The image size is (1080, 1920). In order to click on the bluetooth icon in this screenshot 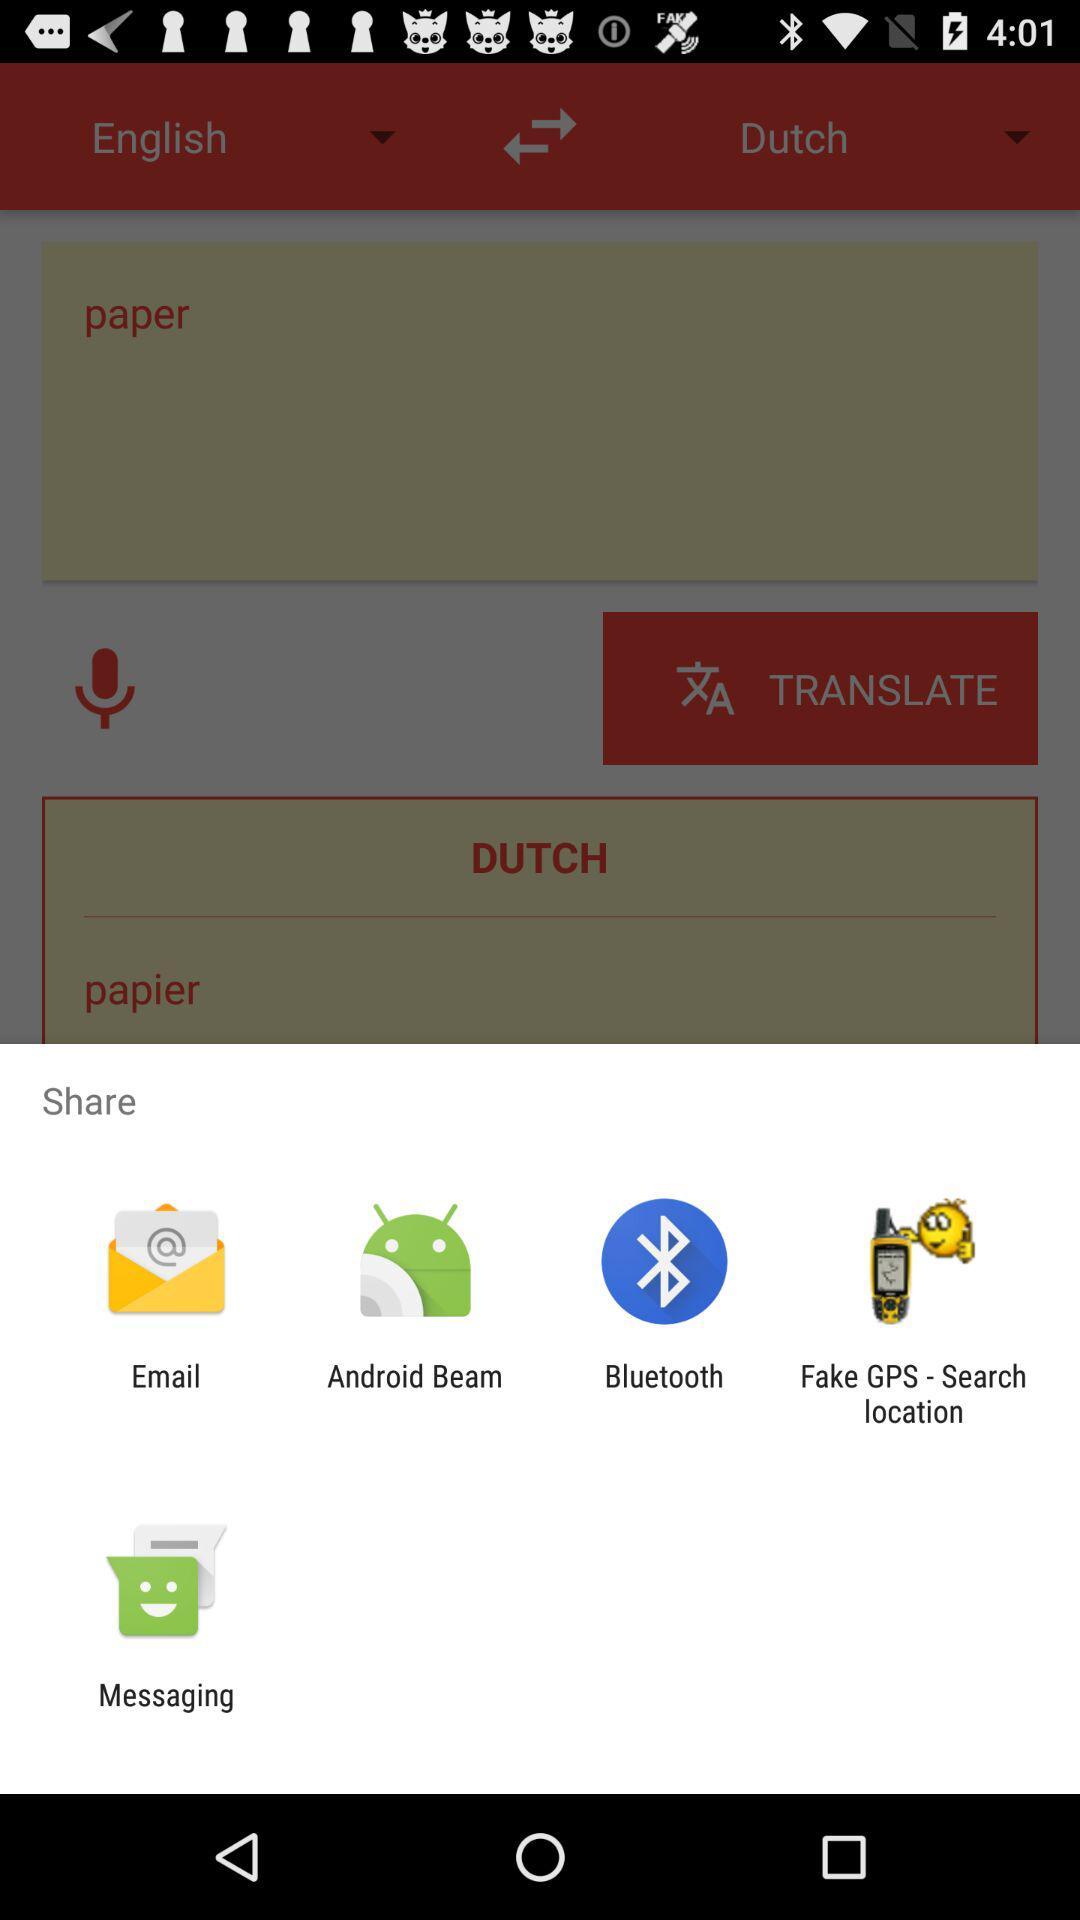, I will do `click(664, 1392)`.